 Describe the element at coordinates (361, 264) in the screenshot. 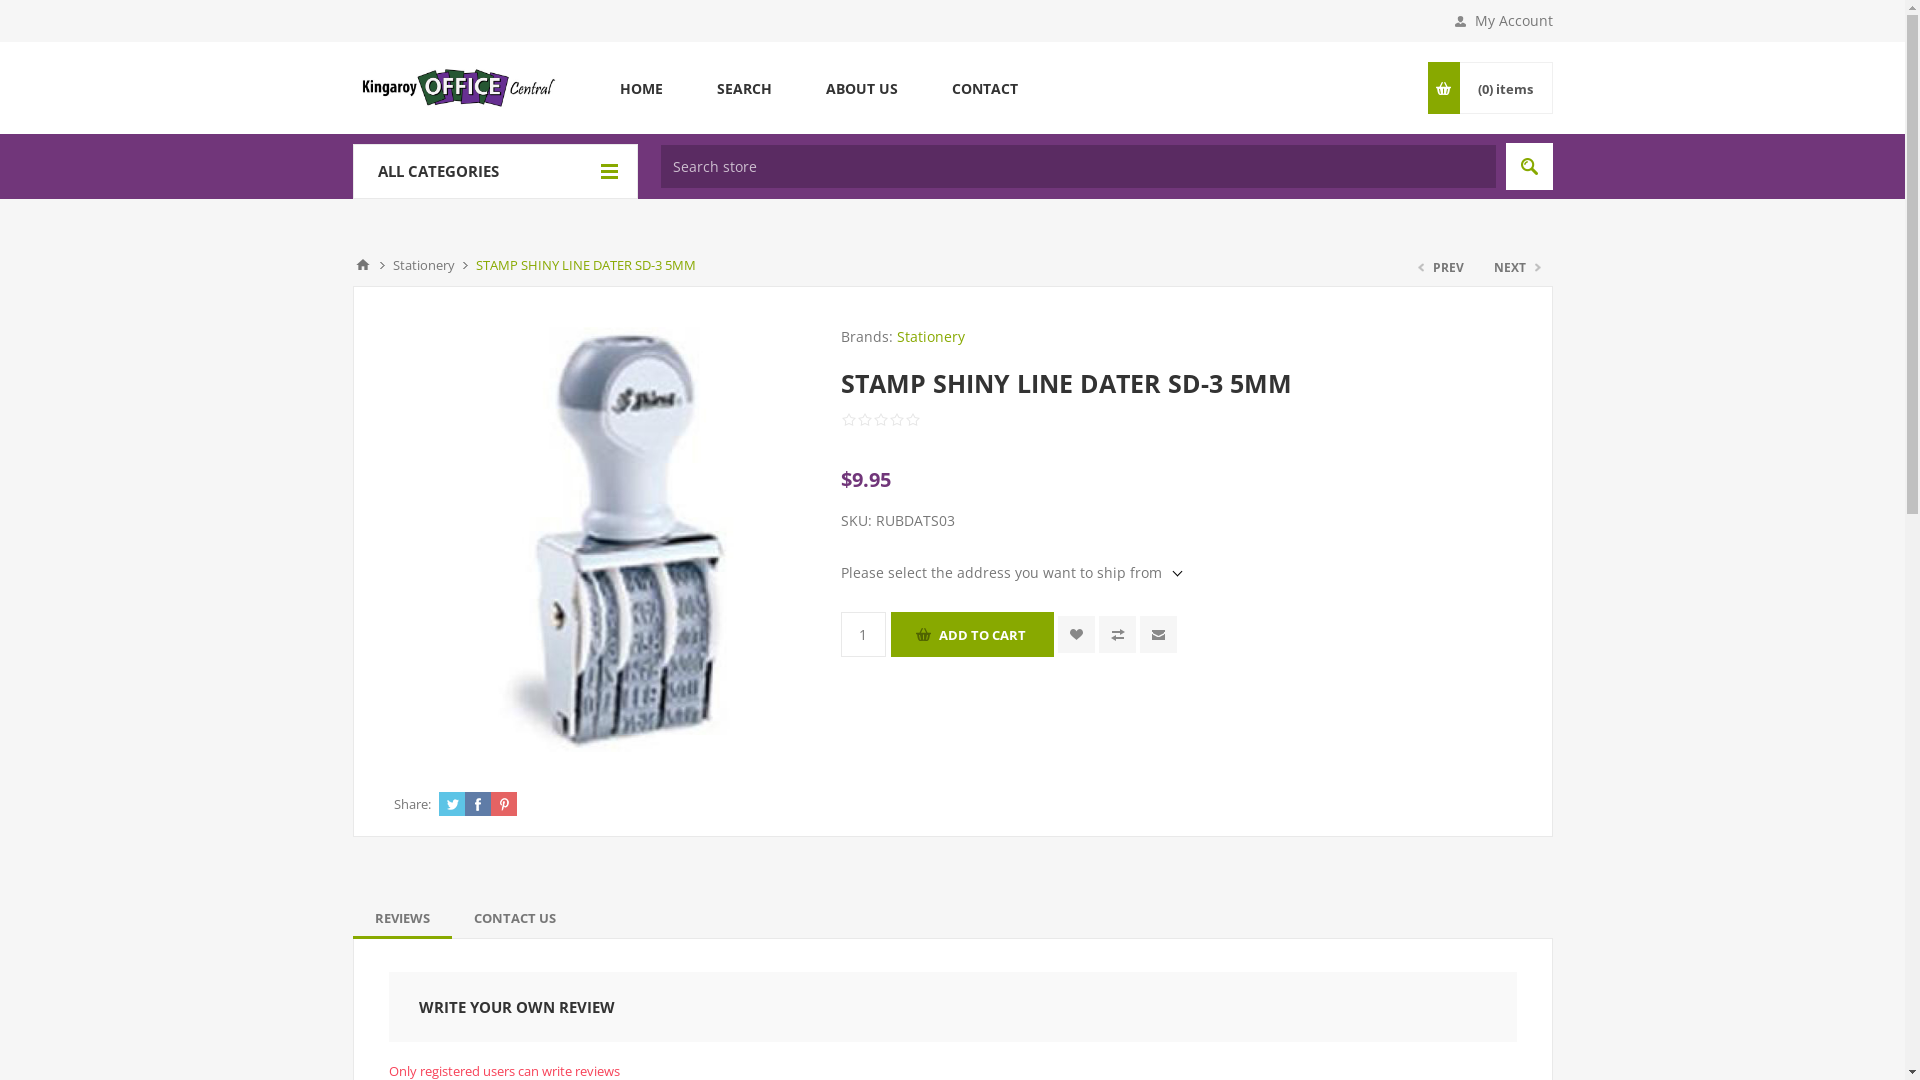

I see `'Home'` at that location.